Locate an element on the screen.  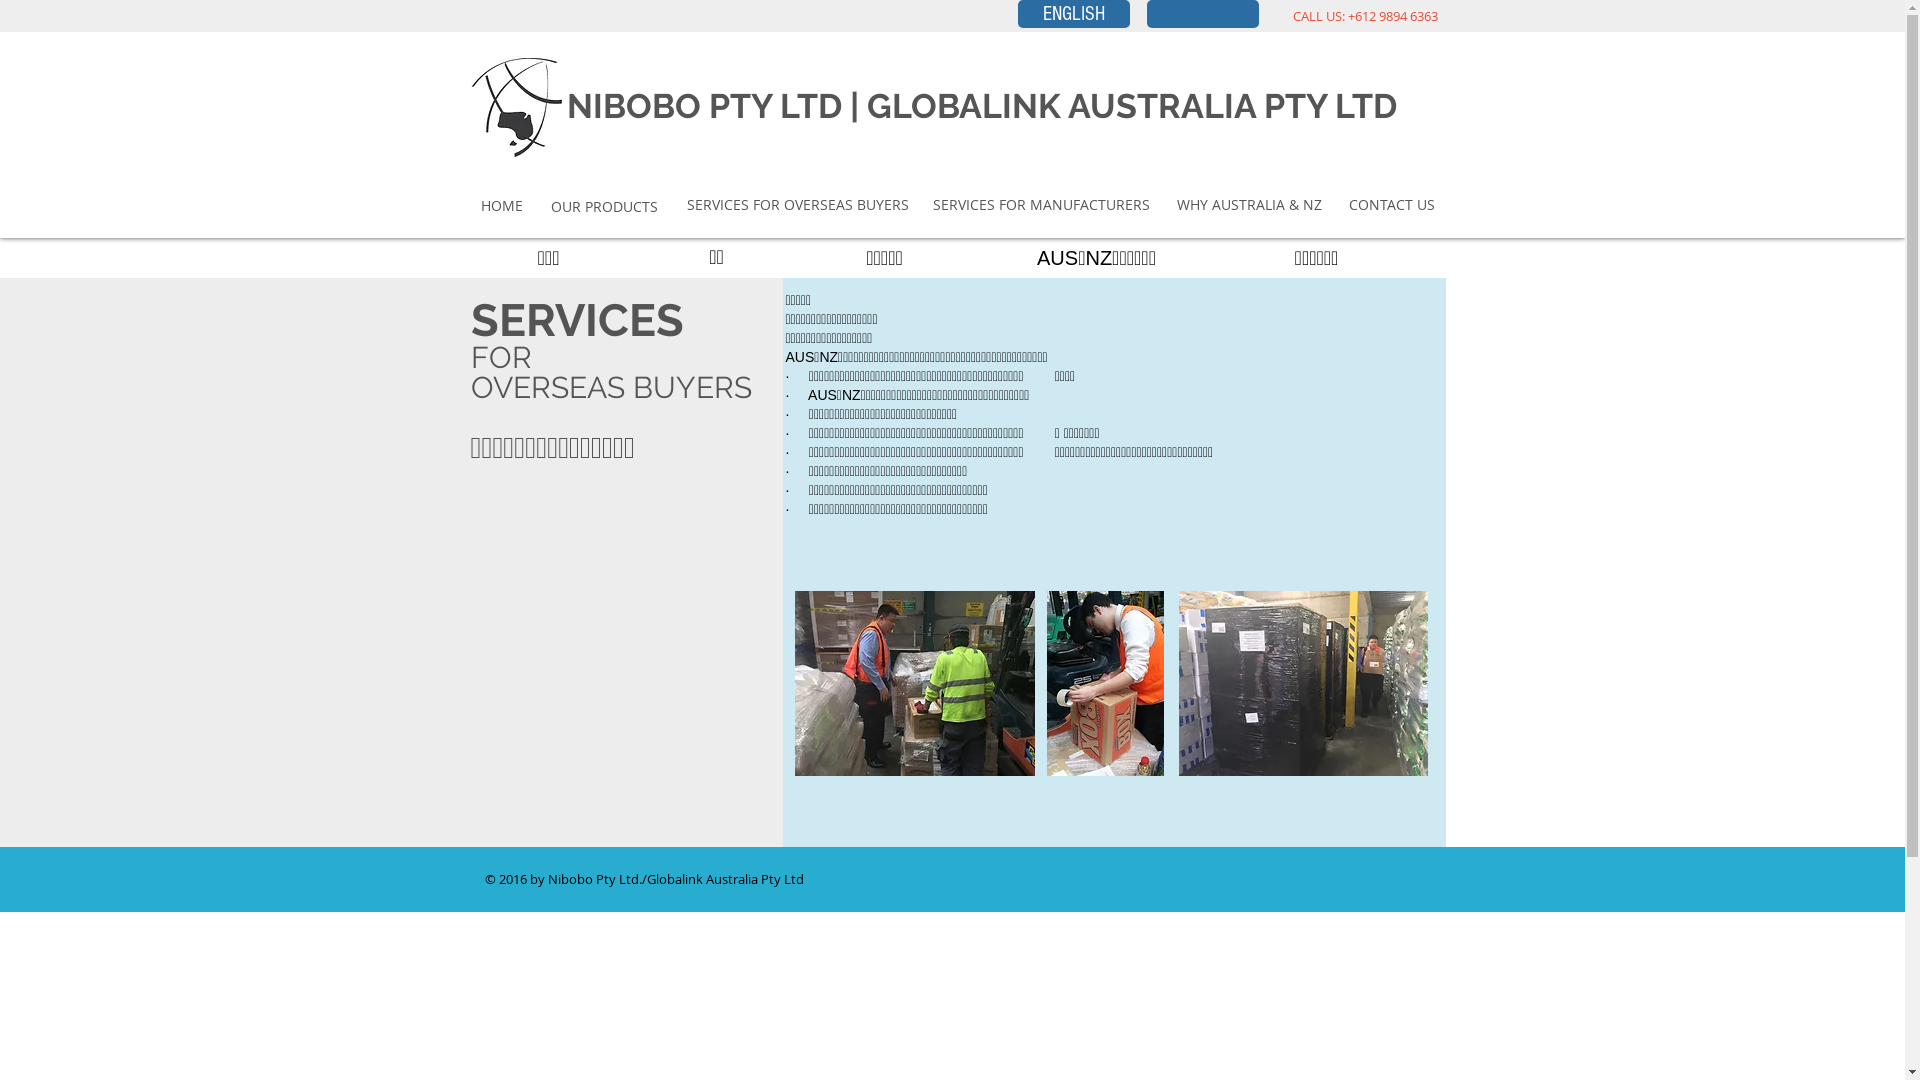
'ENGLISH' is located at coordinates (1073, 14).